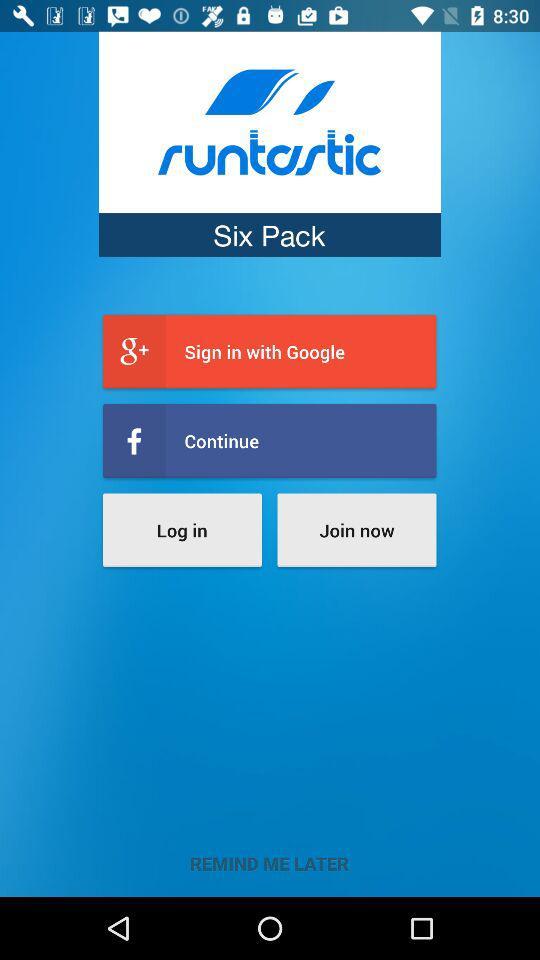 The image size is (540, 960). What do you see at coordinates (269, 351) in the screenshot?
I see `the sign in with item` at bounding box center [269, 351].